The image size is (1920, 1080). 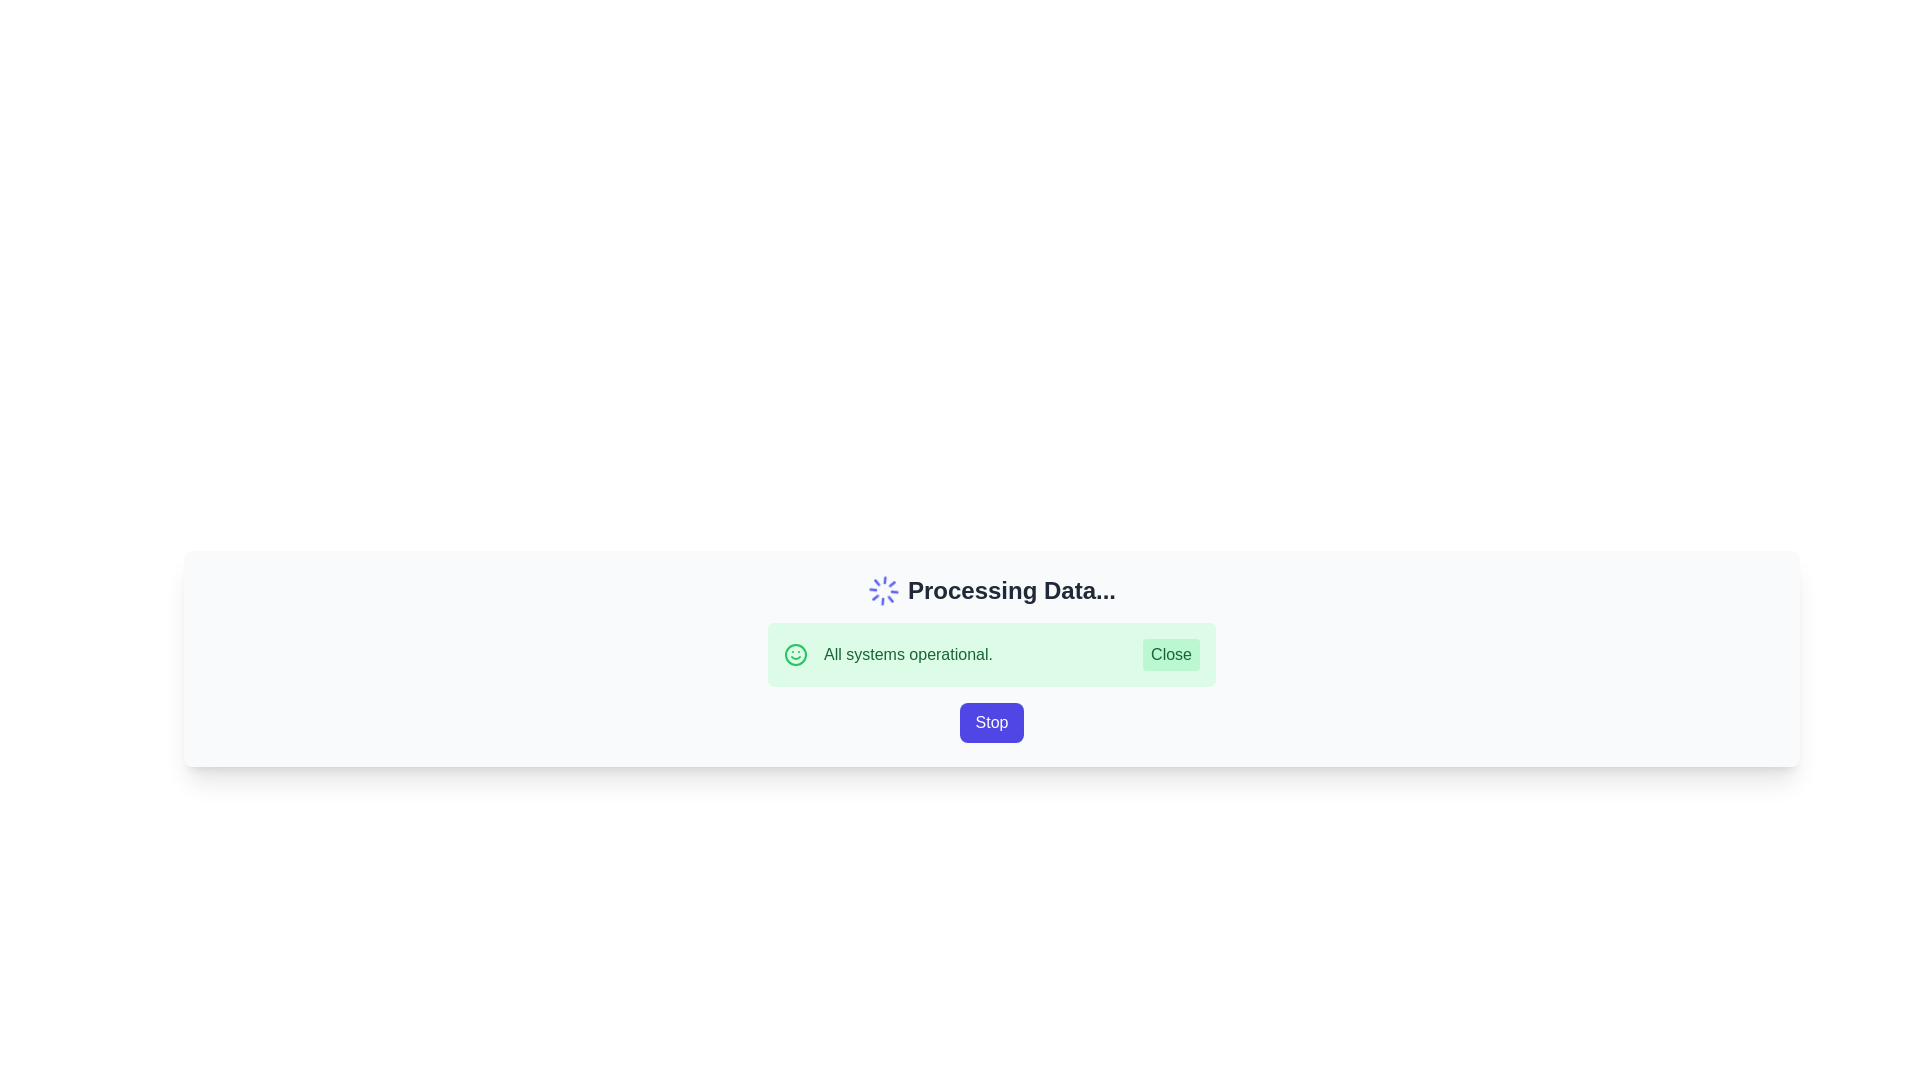 What do you see at coordinates (992, 722) in the screenshot?
I see `the 'Stop' button, which is a dark indigo rectangular button with rounded corners containing white text, to change its color` at bounding box center [992, 722].